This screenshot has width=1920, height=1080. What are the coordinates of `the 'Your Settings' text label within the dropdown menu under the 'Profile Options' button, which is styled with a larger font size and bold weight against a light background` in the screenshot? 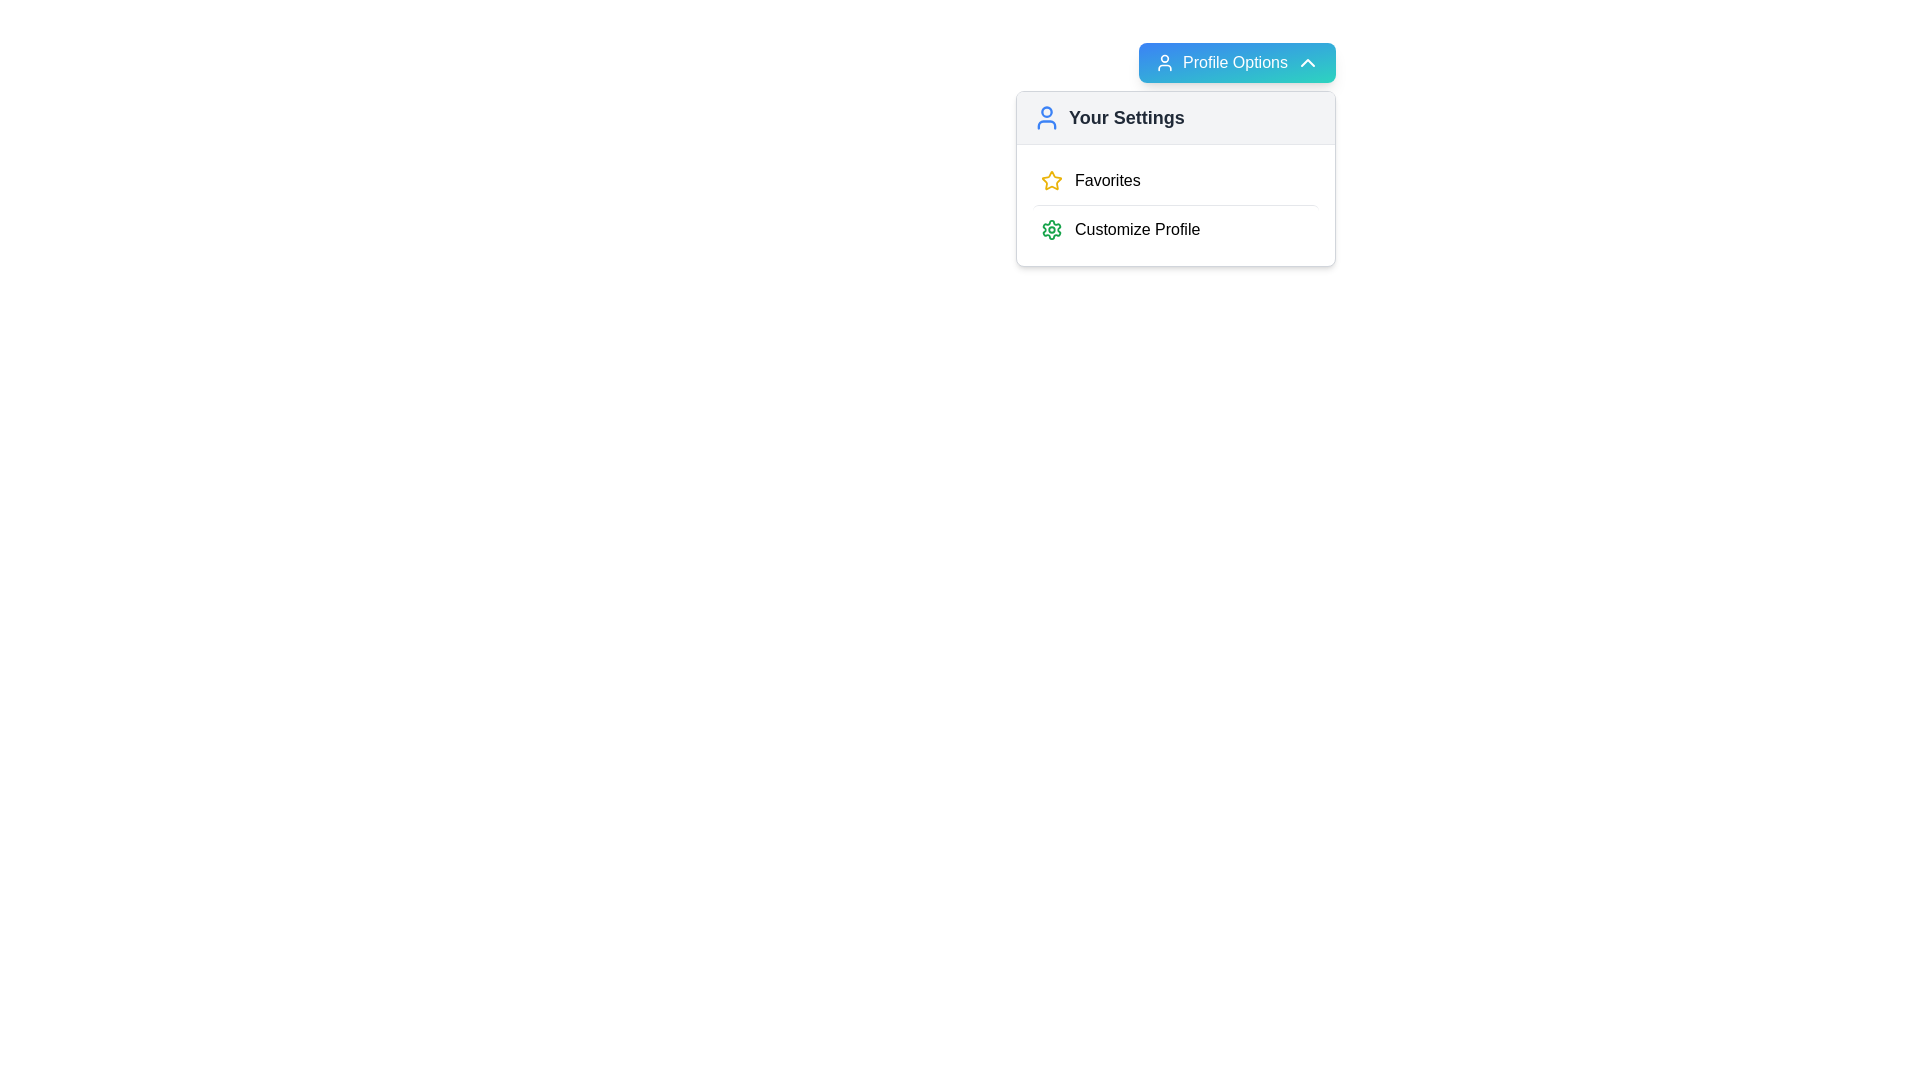 It's located at (1126, 118).